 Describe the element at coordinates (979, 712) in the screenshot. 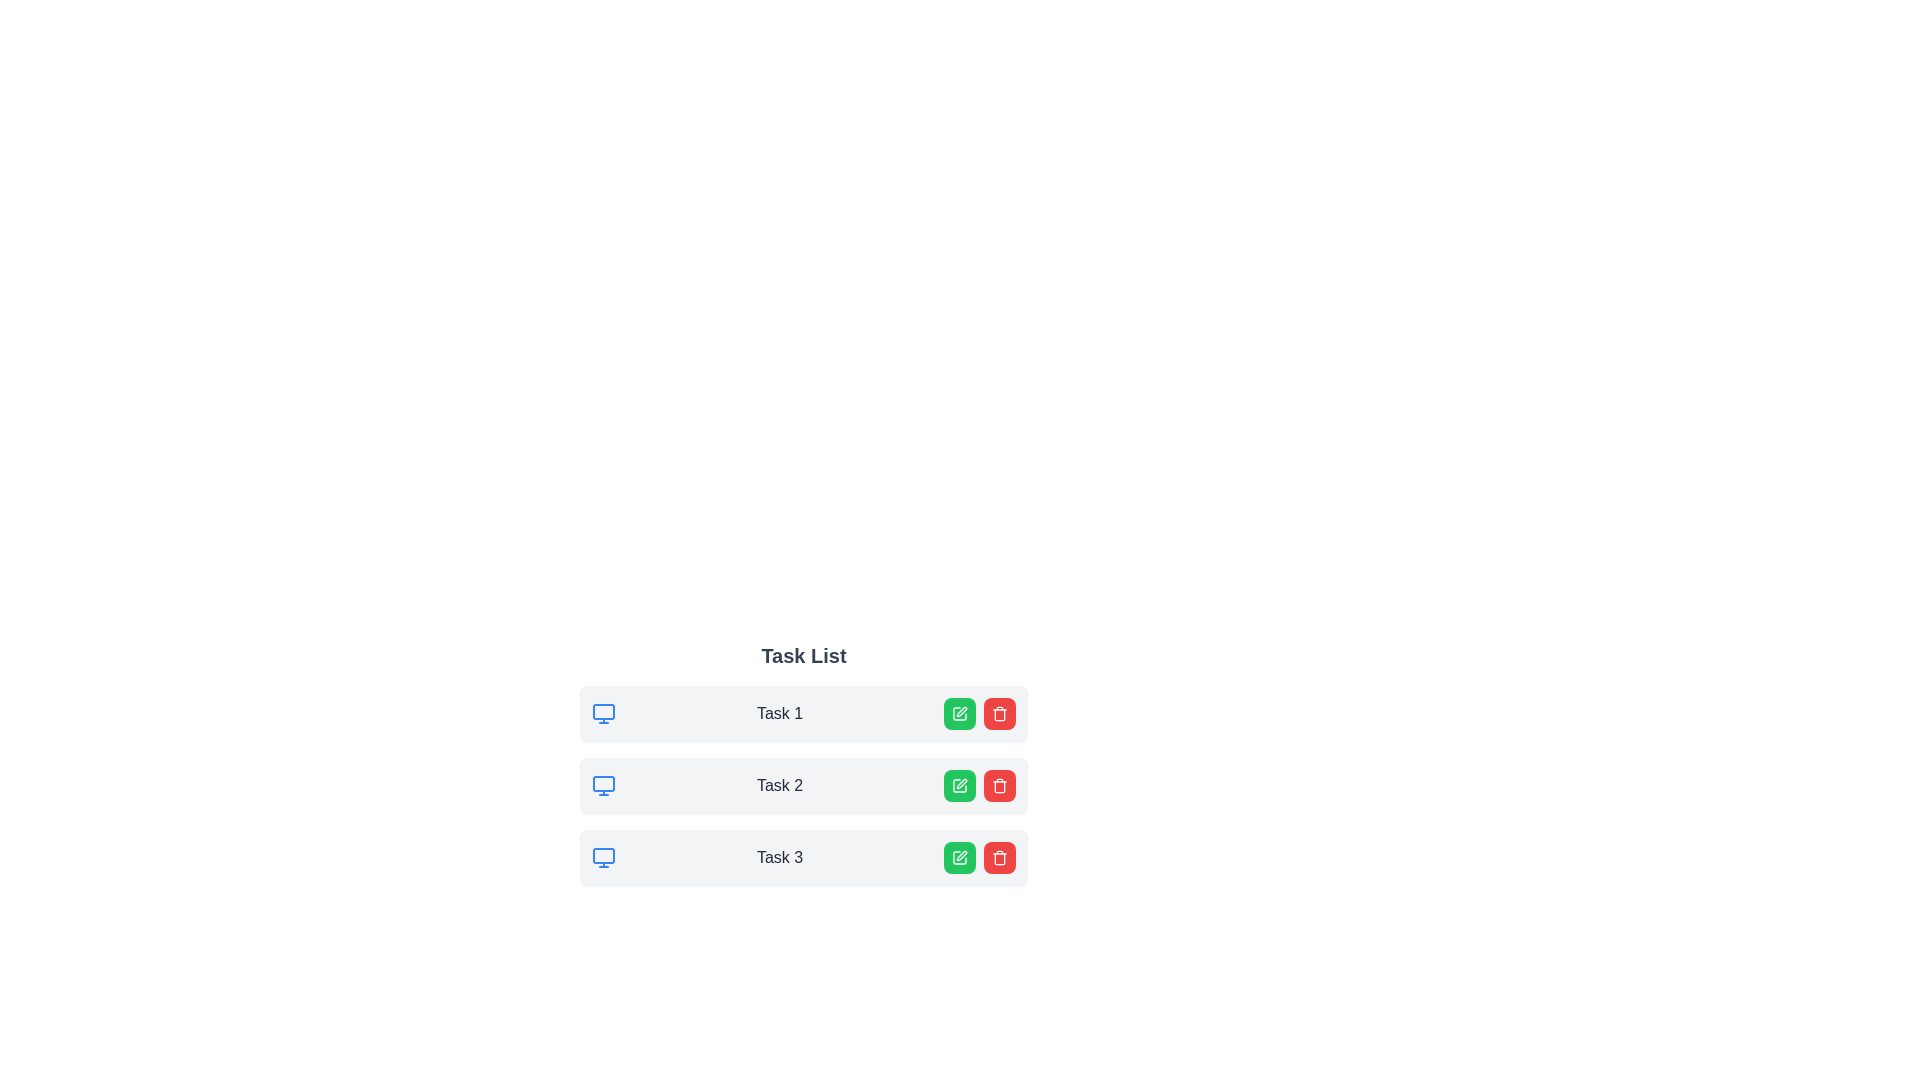

I see `the green edit button with the pencil icon in the button group for 'Task 1' to initiate editing` at that location.